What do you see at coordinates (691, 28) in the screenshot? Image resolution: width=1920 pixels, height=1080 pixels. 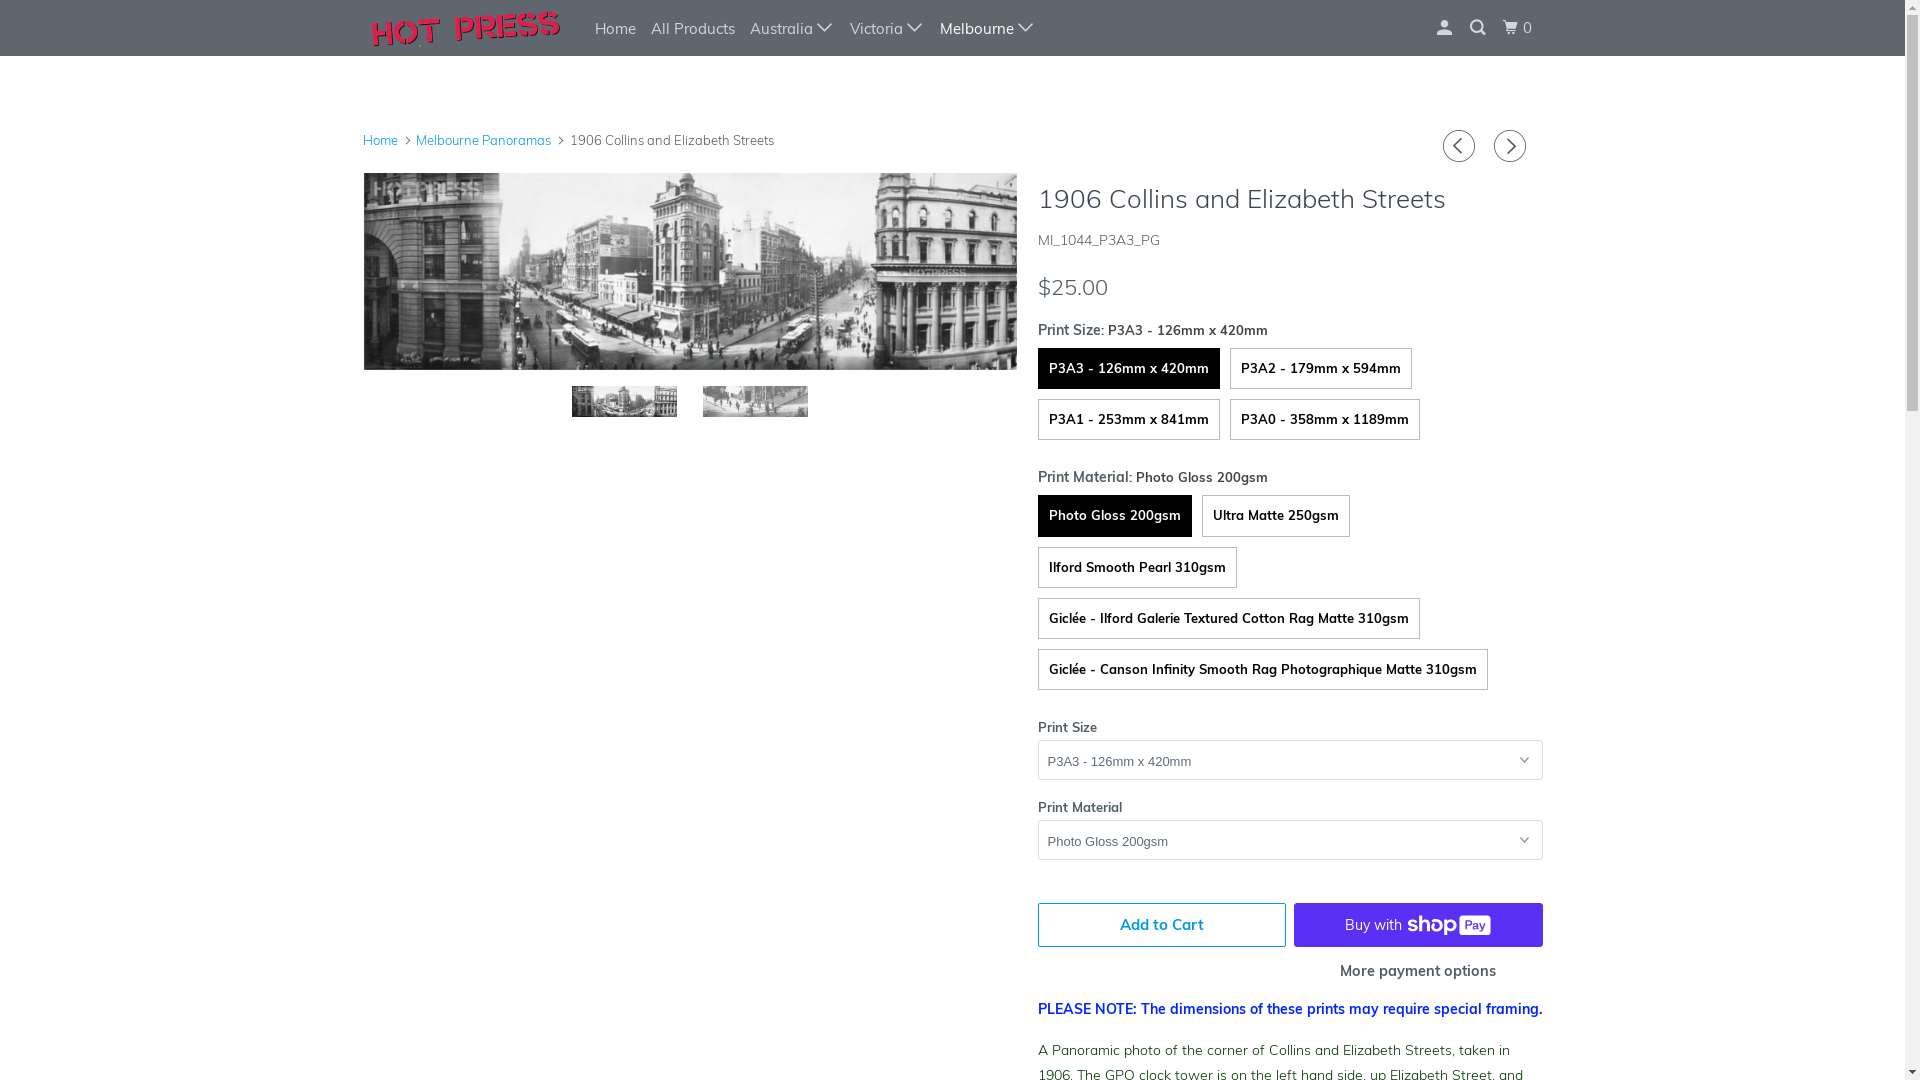 I see `'All Products'` at bounding box center [691, 28].